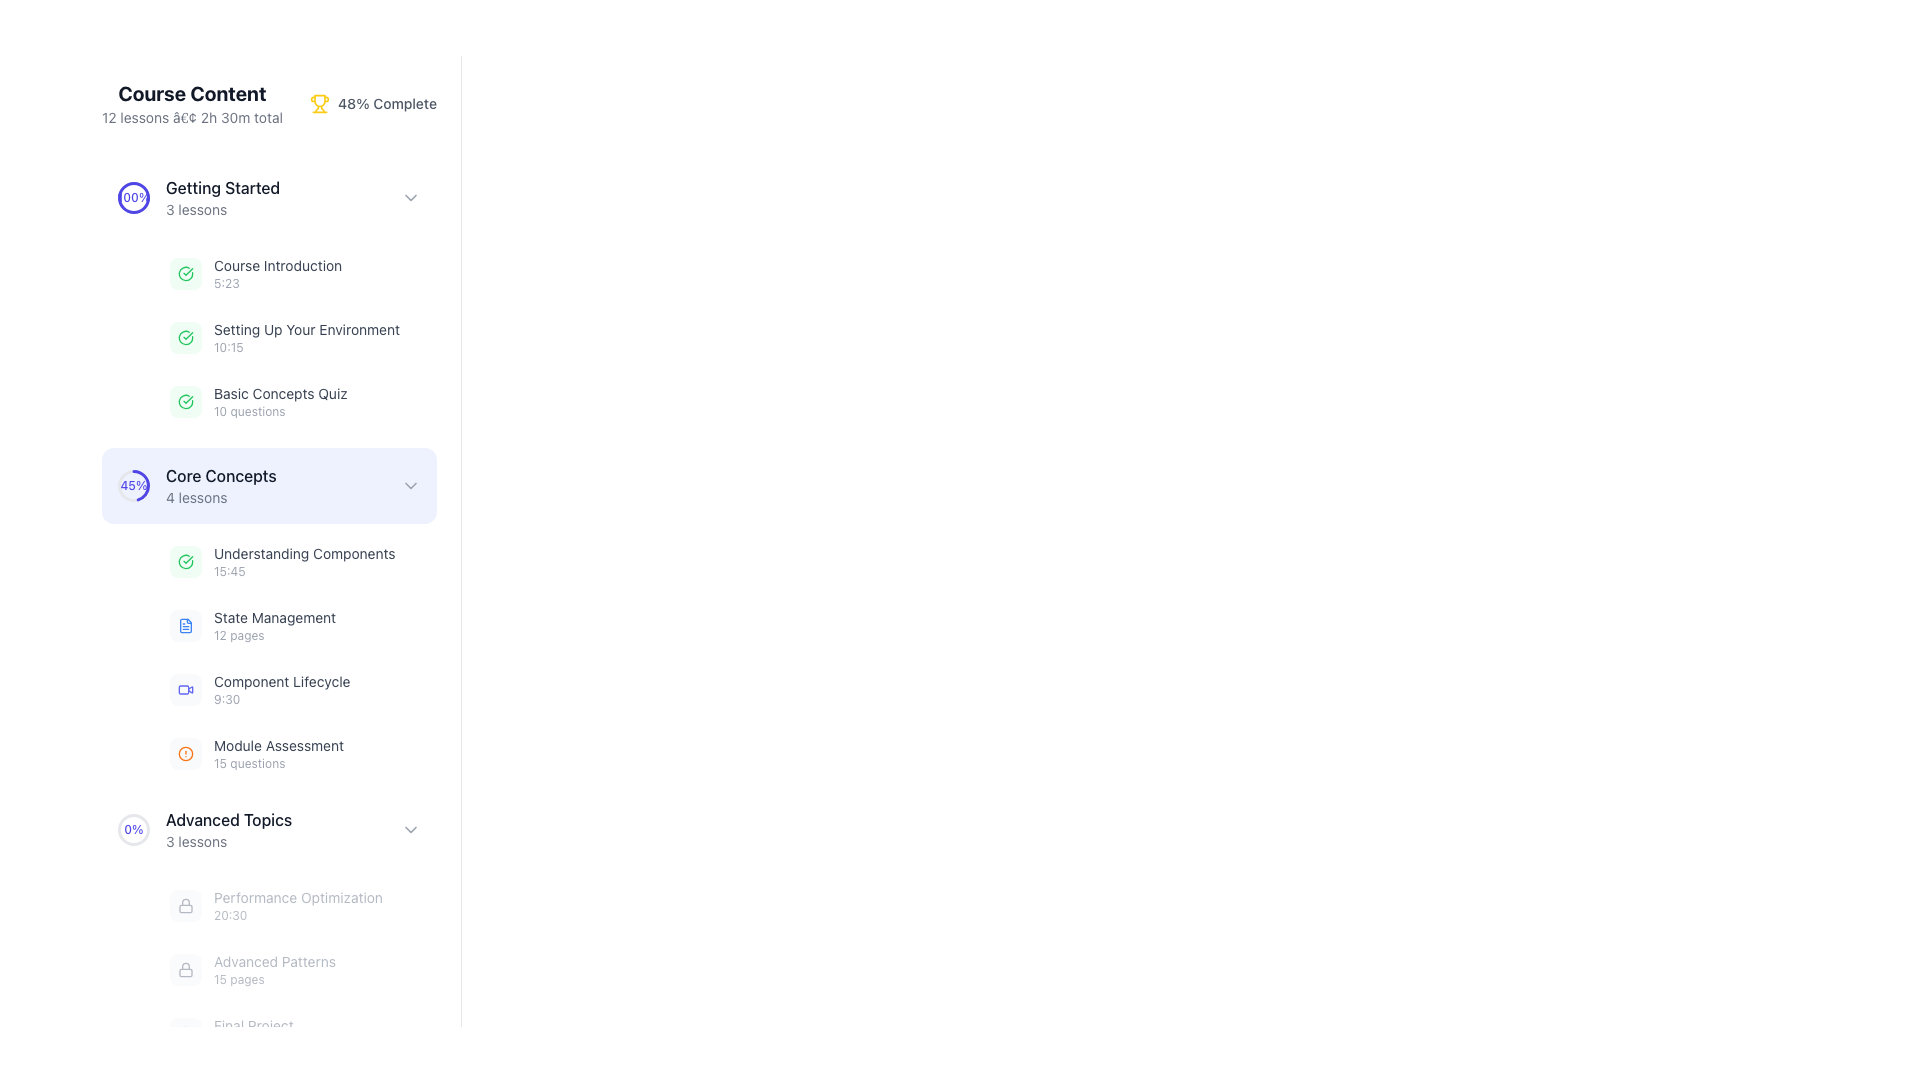  Describe the element at coordinates (277, 763) in the screenshot. I see `the small gray text label displaying '15 questions'` at that location.